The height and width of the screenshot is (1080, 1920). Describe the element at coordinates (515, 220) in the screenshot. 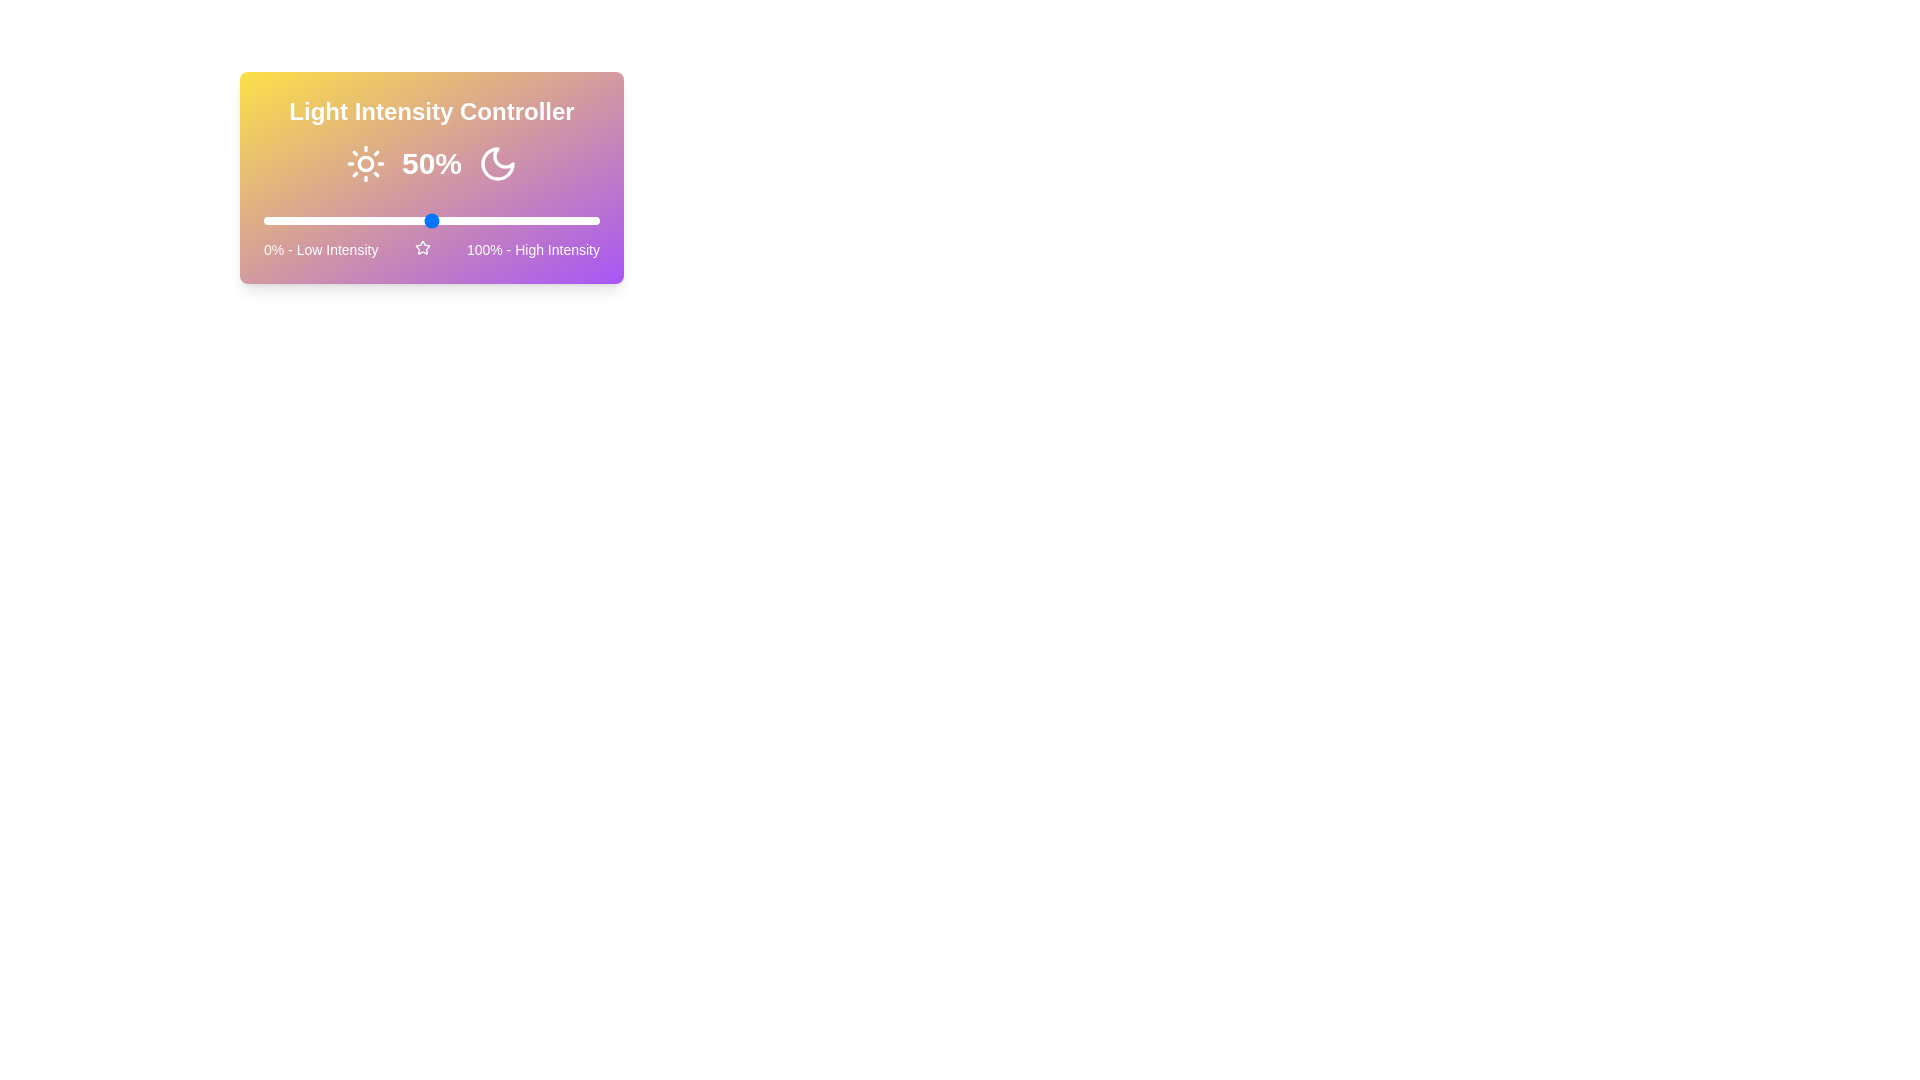

I see `the light intensity to 75%, where 75 is a value between 0 and 100` at that location.